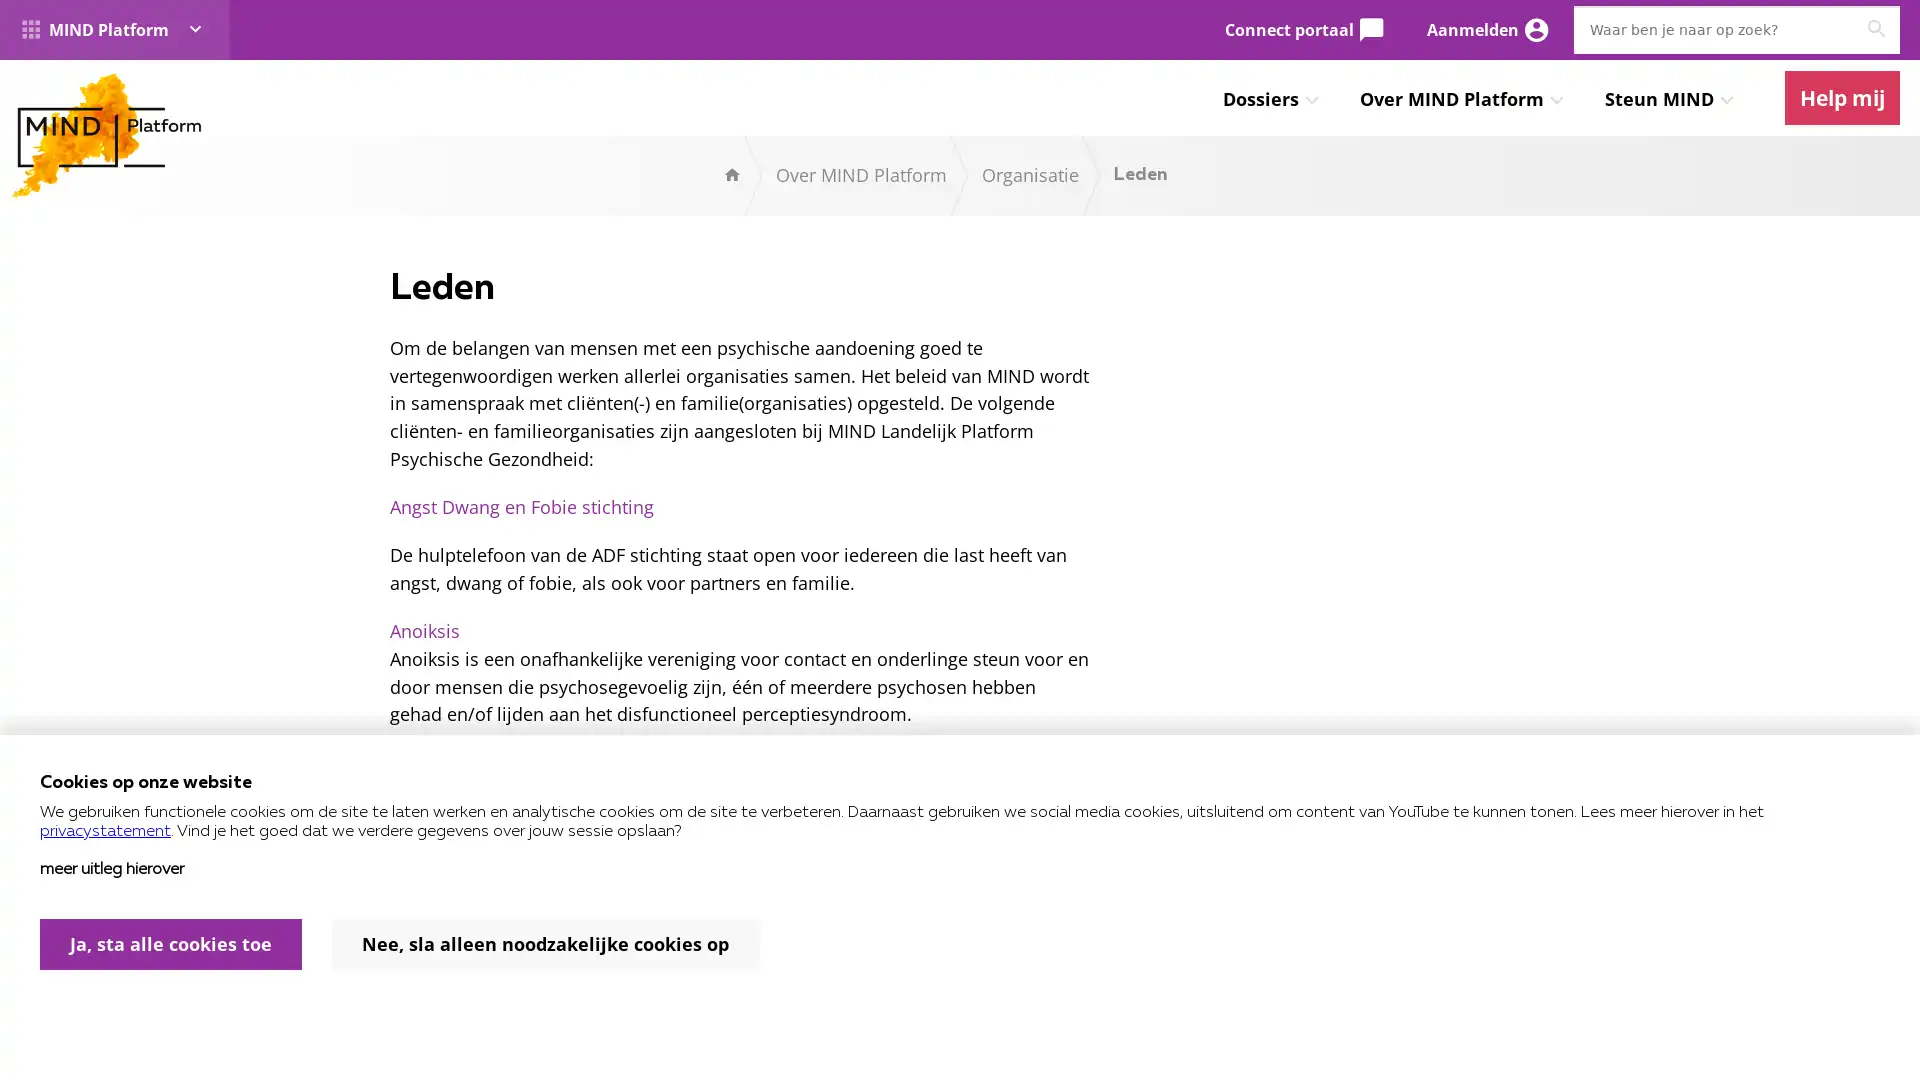 The width and height of the screenshot is (1920, 1080). What do you see at coordinates (545, 944) in the screenshot?
I see `Nee, sla alleen noodzakelijke cookies op` at bounding box center [545, 944].